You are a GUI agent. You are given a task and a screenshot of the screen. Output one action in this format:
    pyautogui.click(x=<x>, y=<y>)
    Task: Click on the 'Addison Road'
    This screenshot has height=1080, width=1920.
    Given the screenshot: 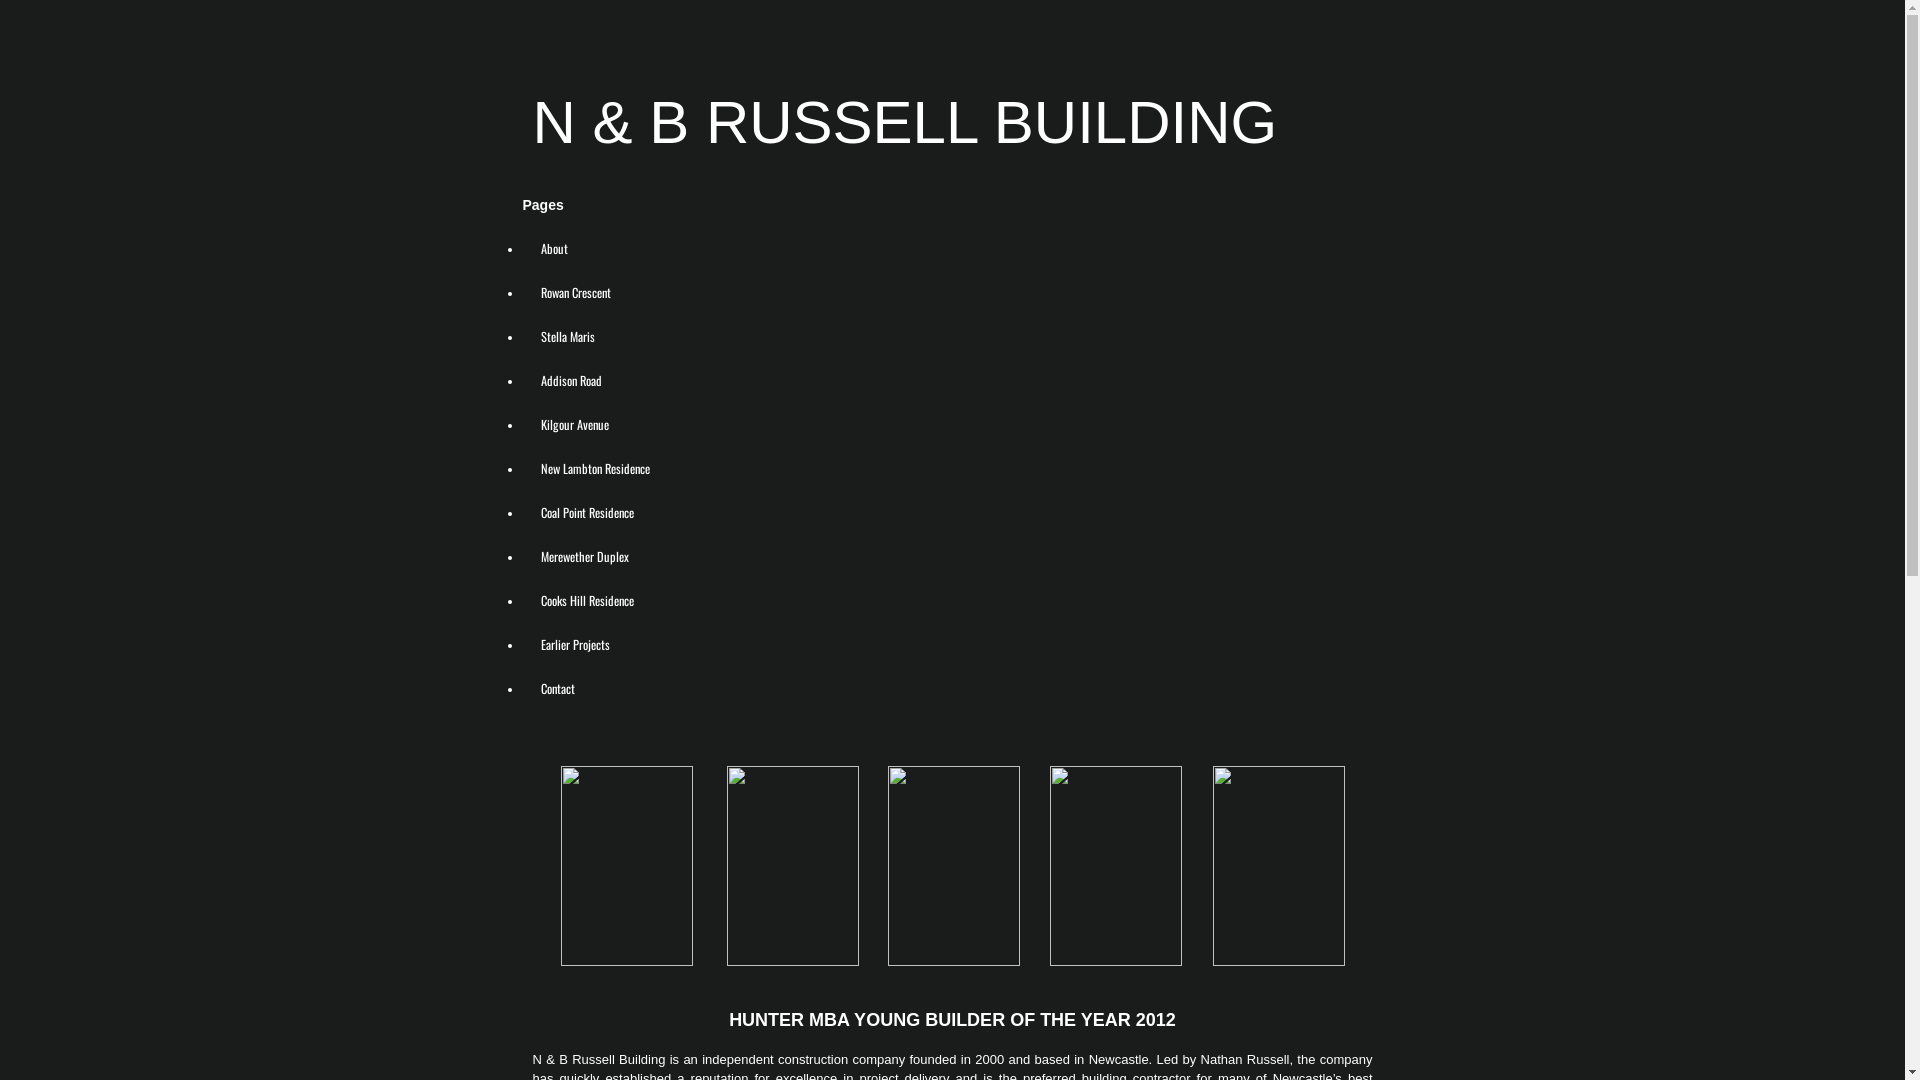 What is the action you would take?
    pyautogui.click(x=570, y=380)
    